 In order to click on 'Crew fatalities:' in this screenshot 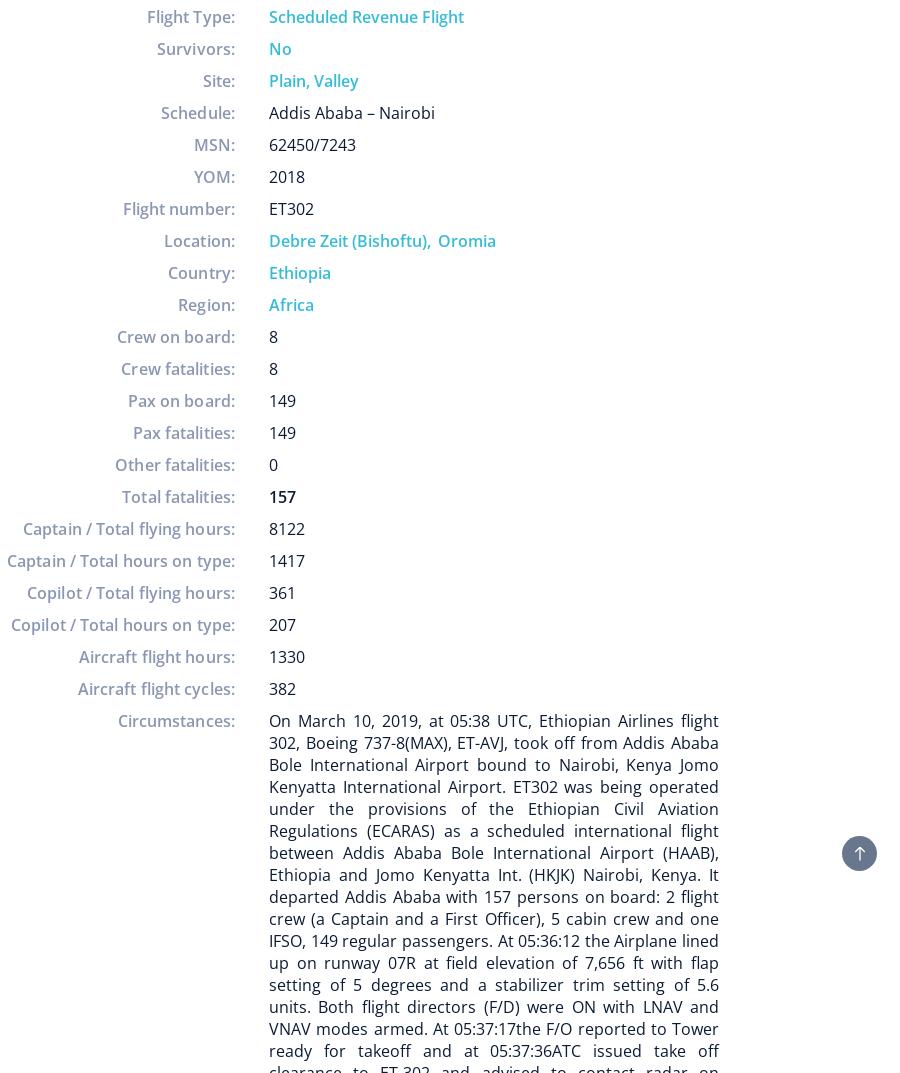, I will do `click(178, 368)`.